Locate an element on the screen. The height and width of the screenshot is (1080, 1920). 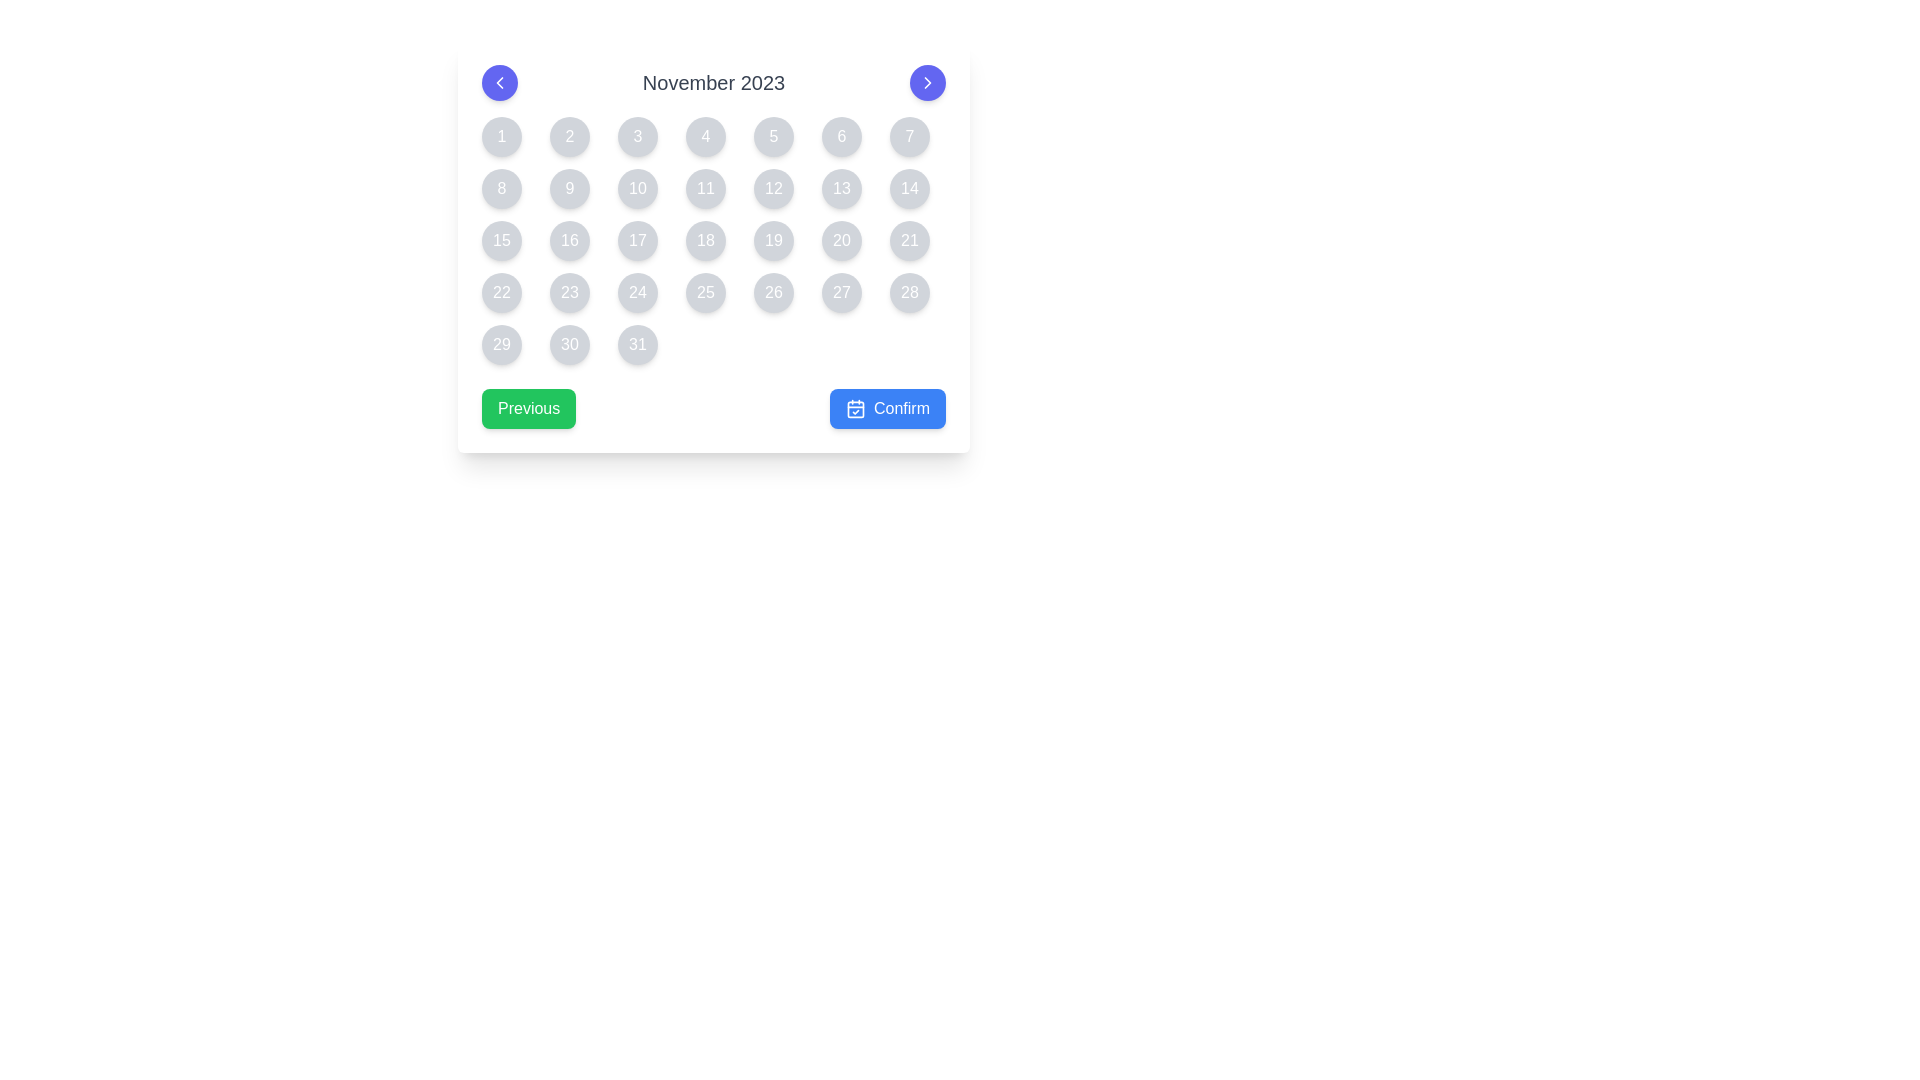
the circular button with the number '23' in white text, which has a light gray background and is part of the November 2023 calendar grid is located at coordinates (569, 293).